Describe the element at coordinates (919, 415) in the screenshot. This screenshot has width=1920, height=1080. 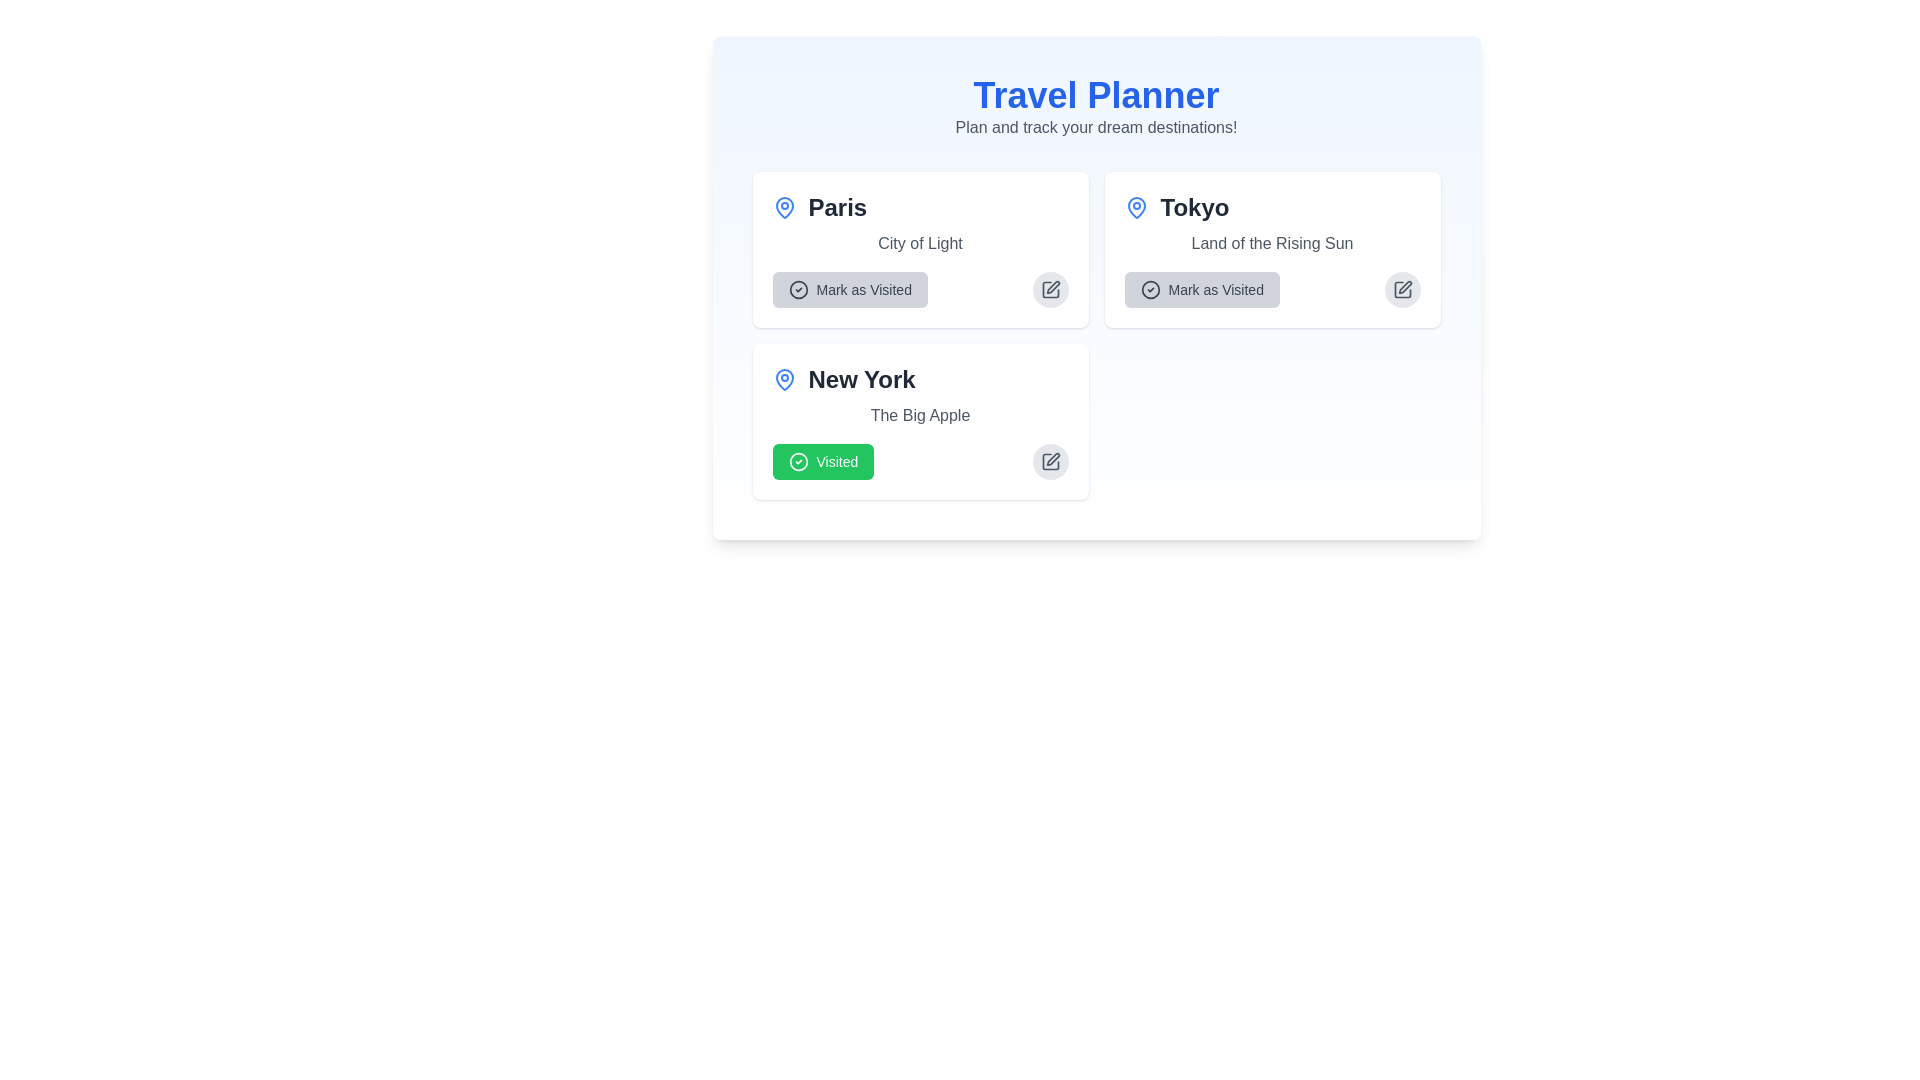
I see `the Static Text Element that displays the tagline 'The Big Apple' located within the New York City card, positioned below the header 'New York' and above the 'Visited' button` at that location.